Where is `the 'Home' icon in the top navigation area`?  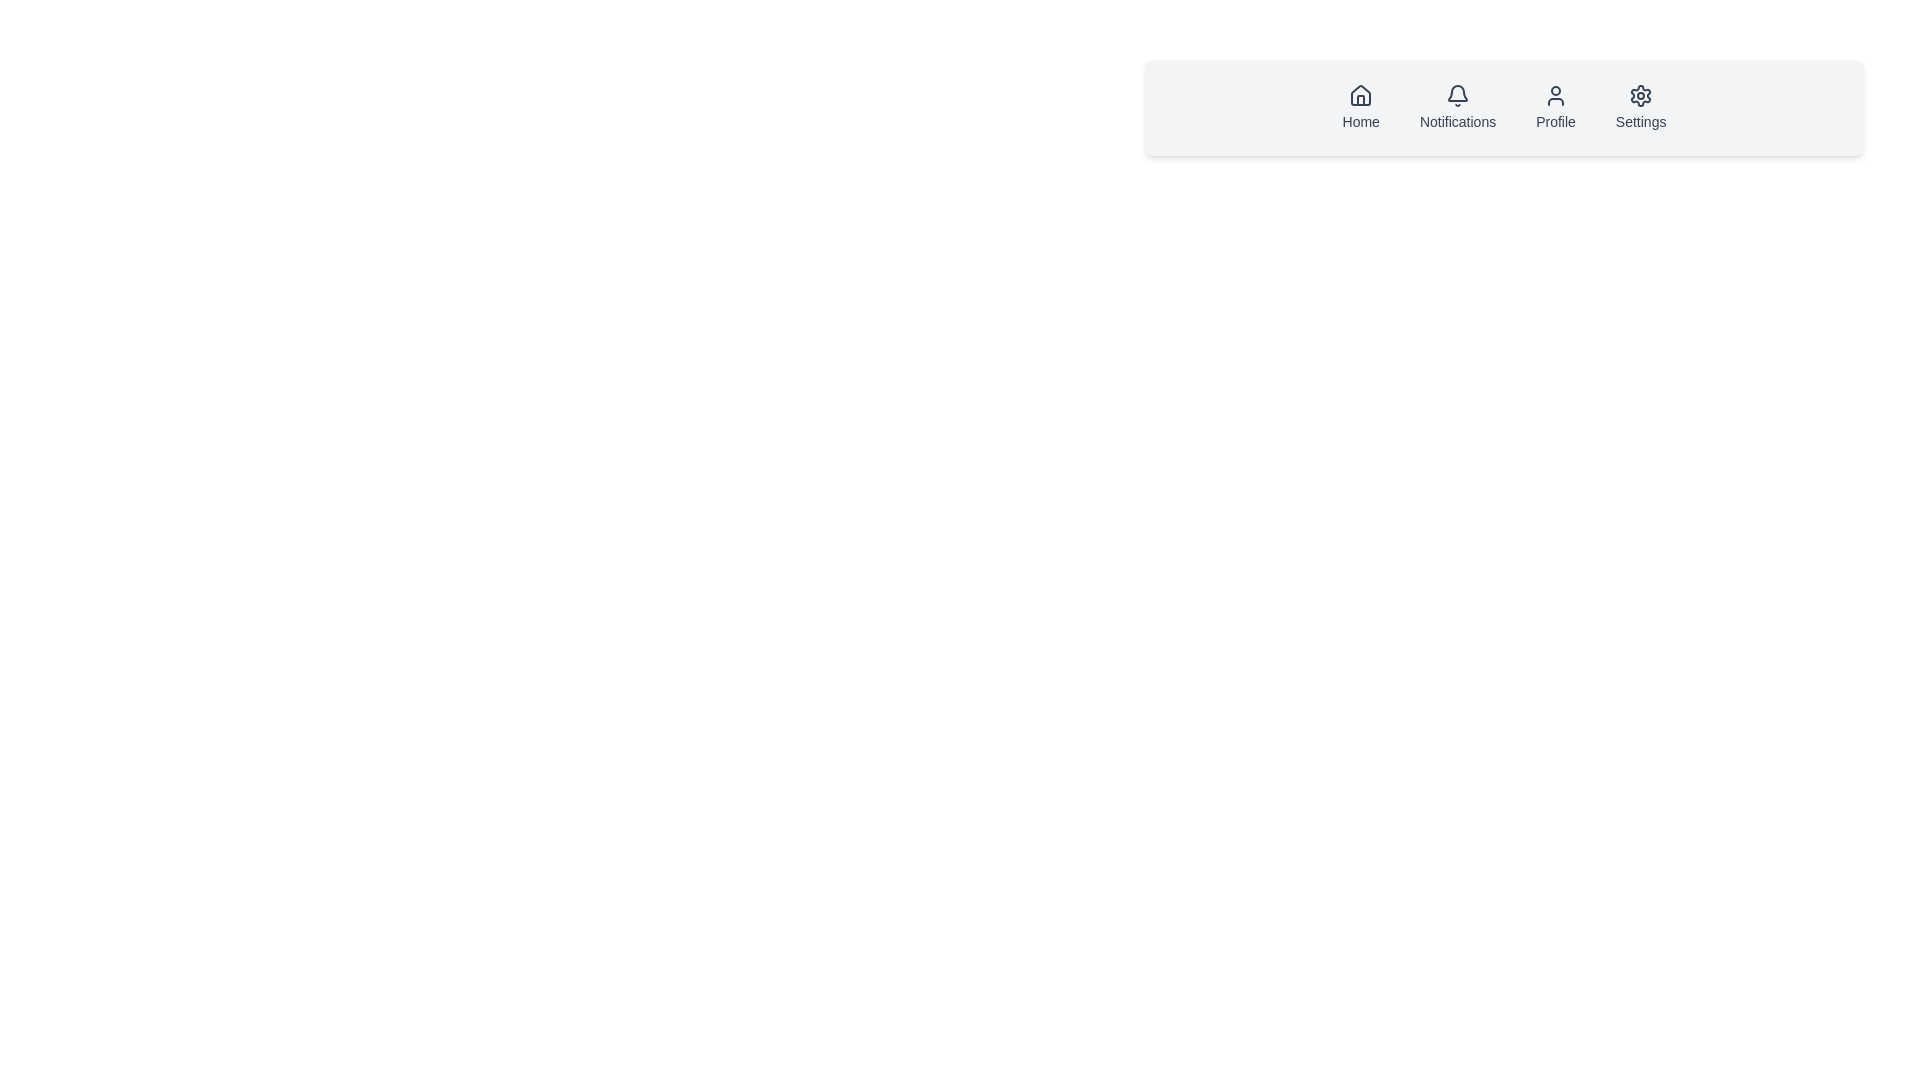
the 'Home' icon in the top navigation area is located at coordinates (1360, 96).